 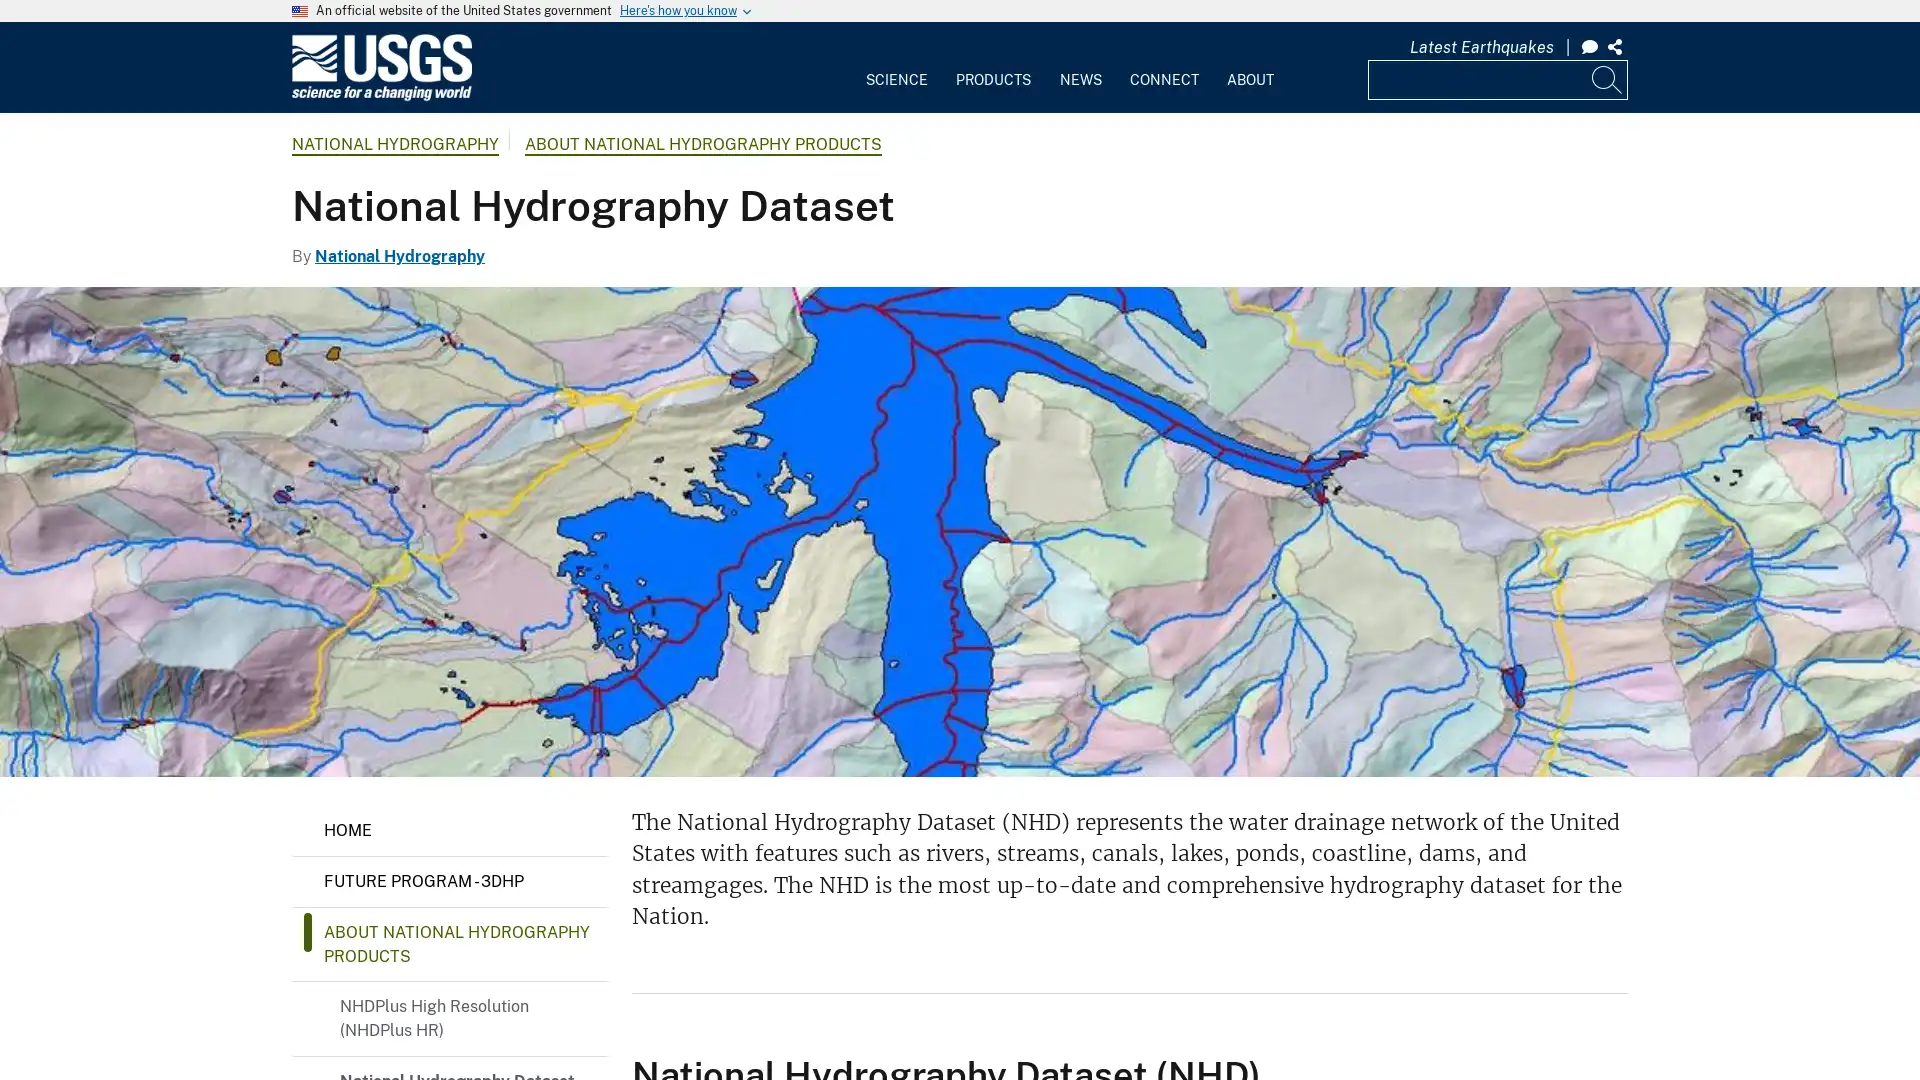 What do you see at coordinates (993, 65) in the screenshot?
I see `PRODUCTS` at bounding box center [993, 65].